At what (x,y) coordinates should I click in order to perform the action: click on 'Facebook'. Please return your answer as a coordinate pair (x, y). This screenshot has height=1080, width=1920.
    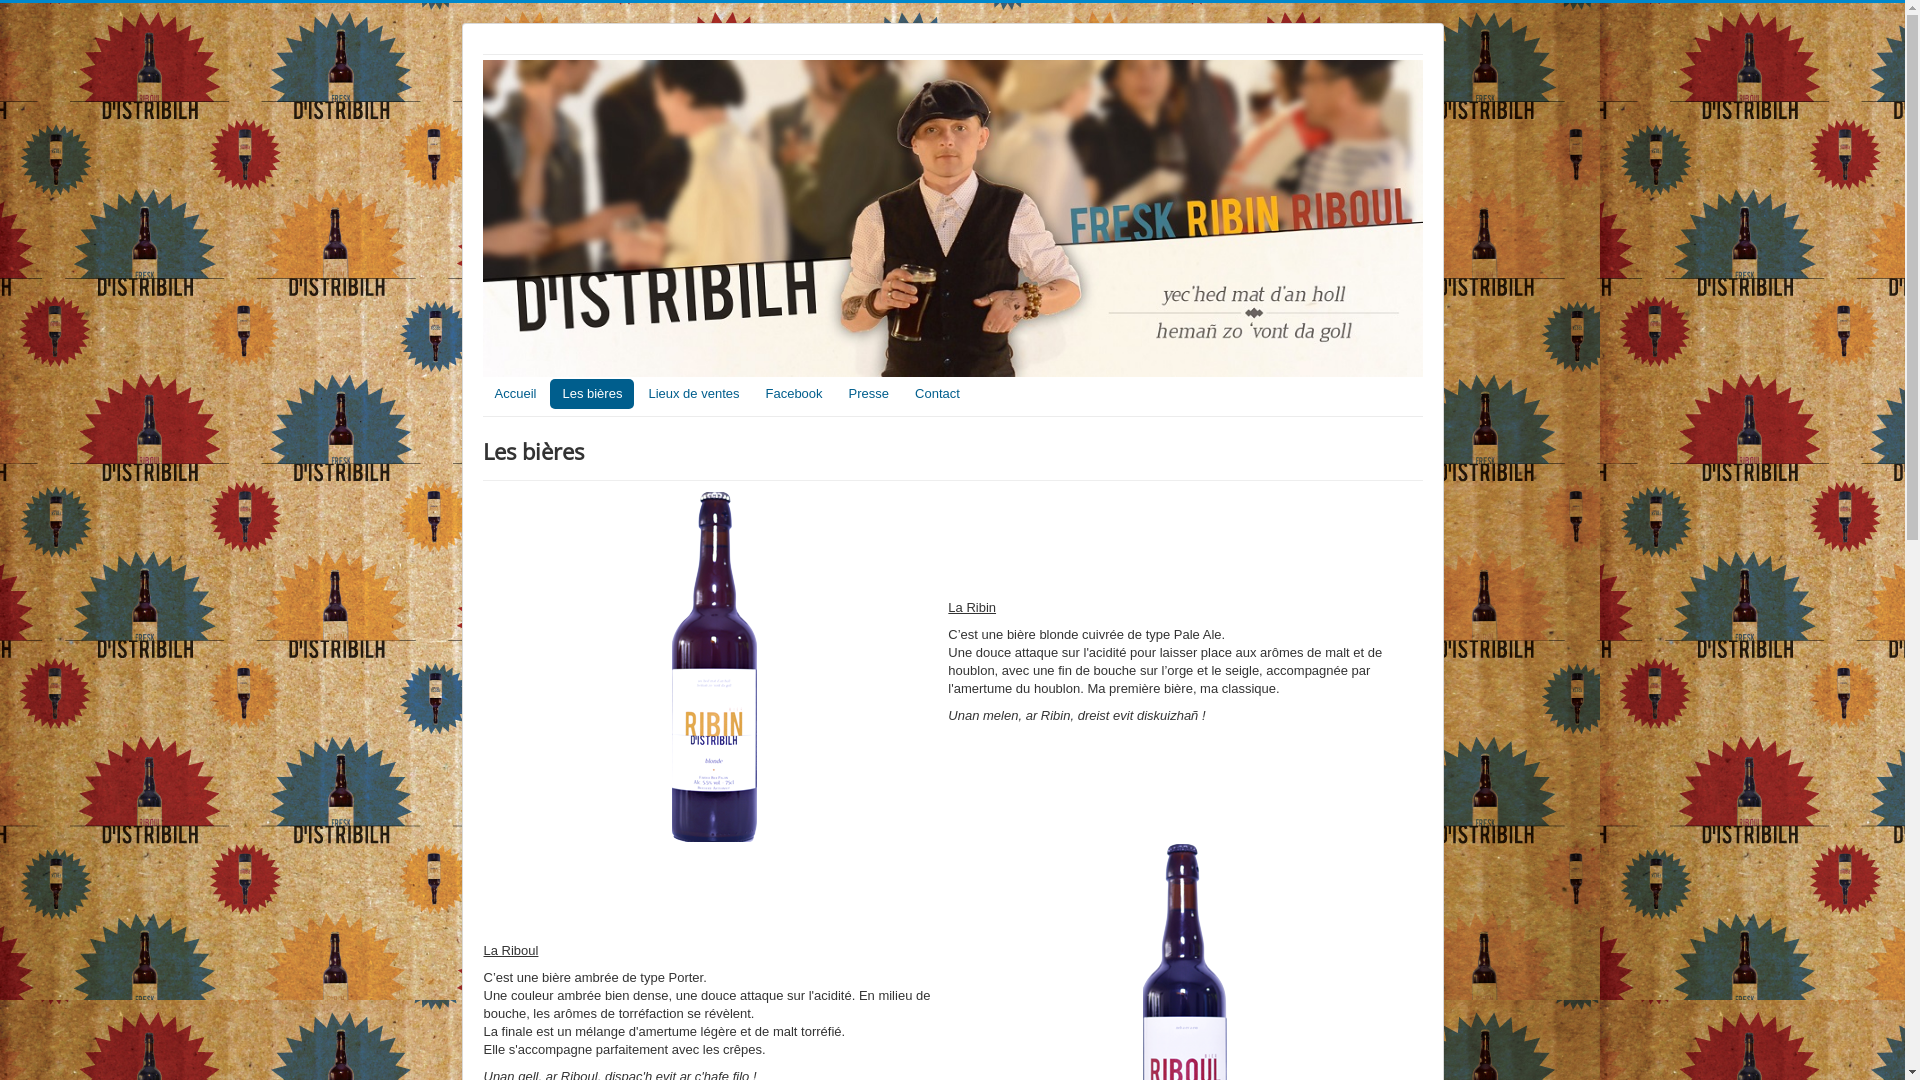
    Looking at the image, I should click on (792, 393).